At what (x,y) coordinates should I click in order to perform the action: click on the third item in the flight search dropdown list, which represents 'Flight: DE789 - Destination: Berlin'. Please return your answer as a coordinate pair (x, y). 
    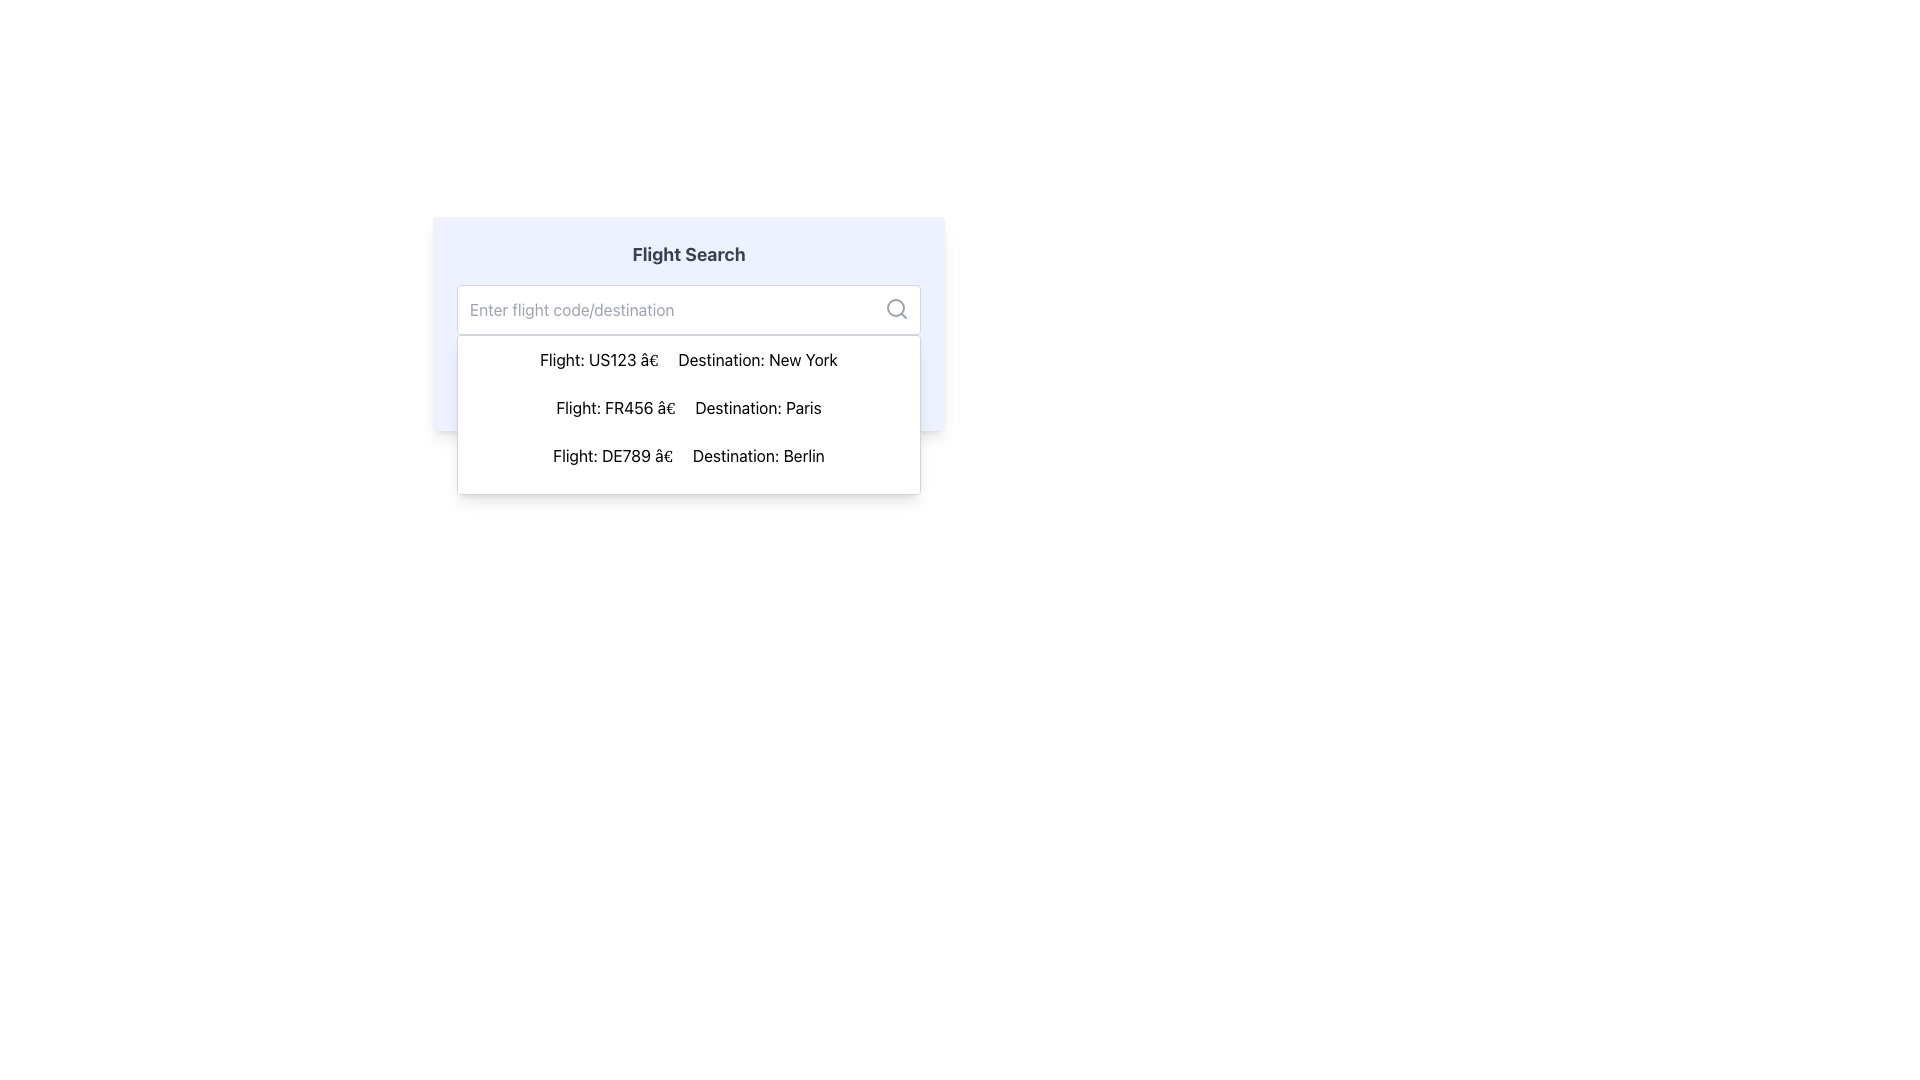
    Looking at the image, I should click on (689, 455).